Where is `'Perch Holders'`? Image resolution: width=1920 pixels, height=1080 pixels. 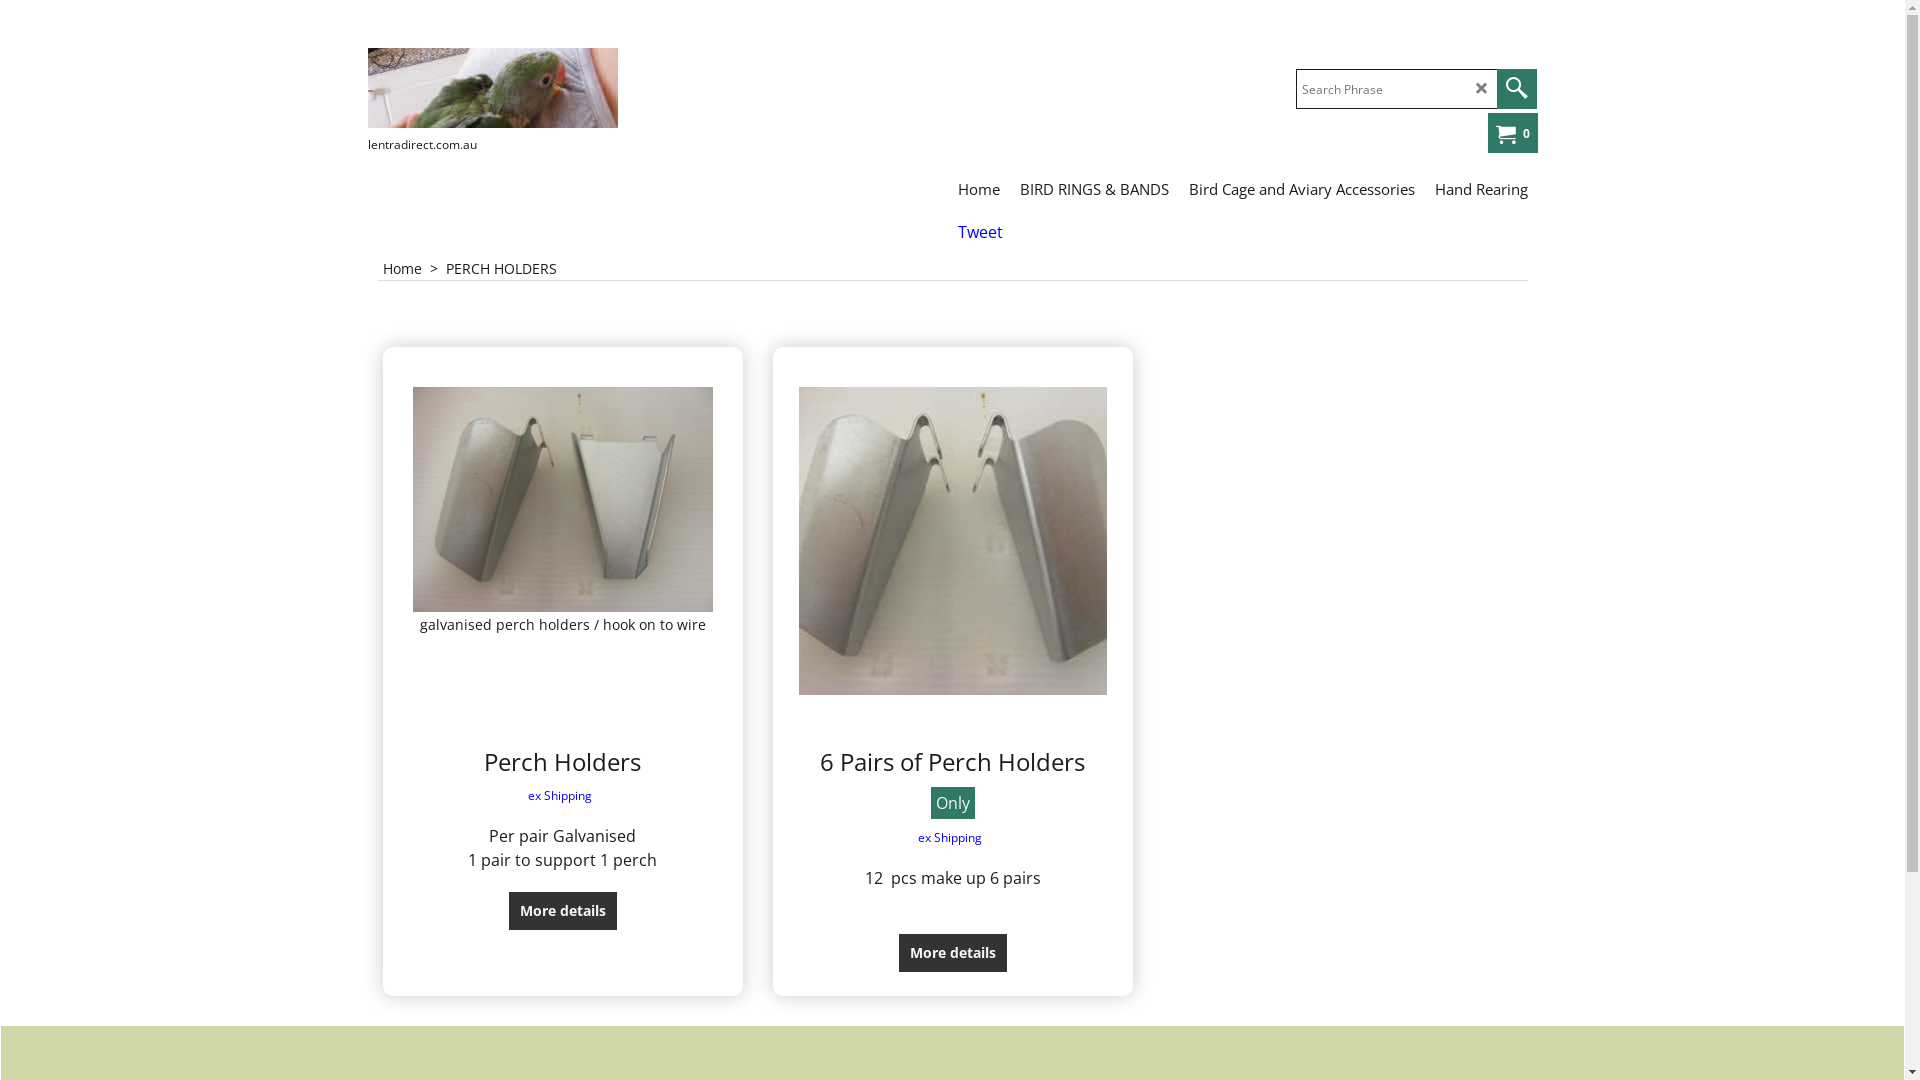
'Perch Holders' is located at coordinates (560, 761).